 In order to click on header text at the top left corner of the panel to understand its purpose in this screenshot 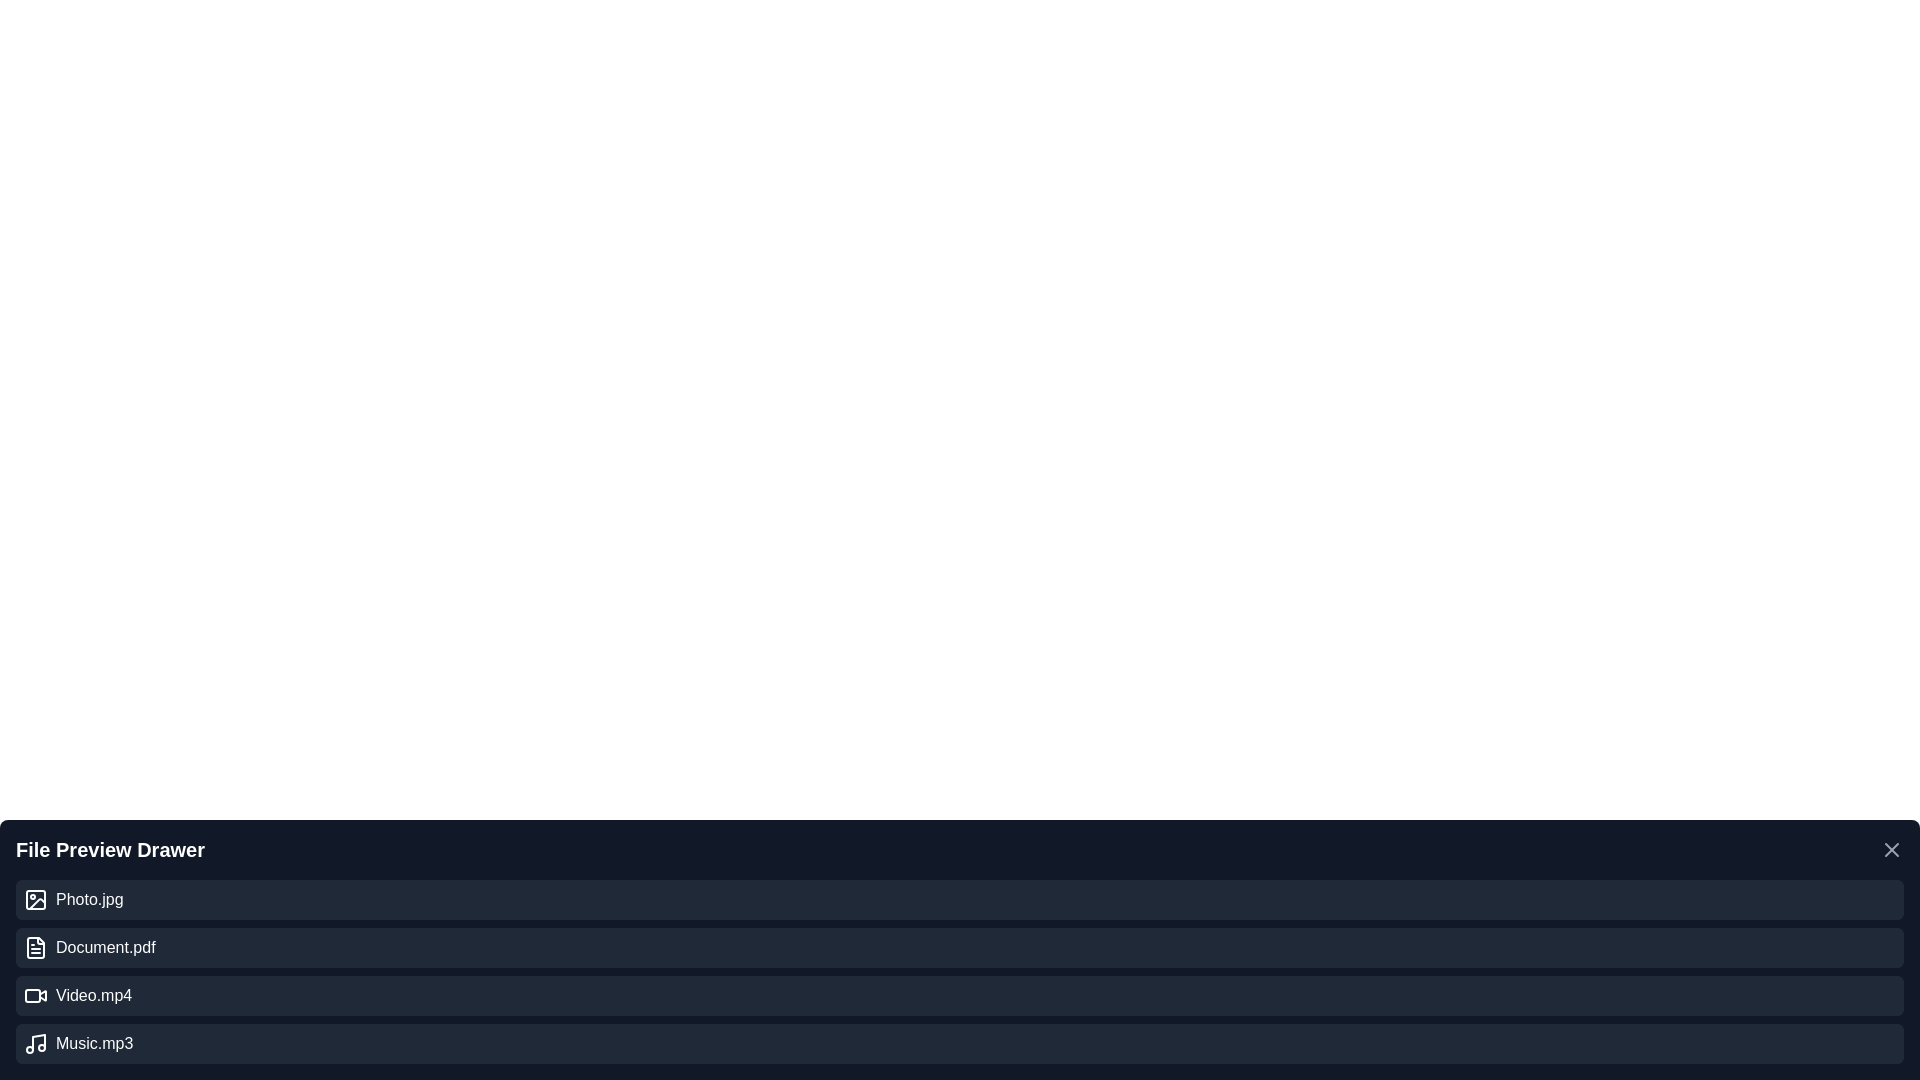, I will do `click(109, 849)`.